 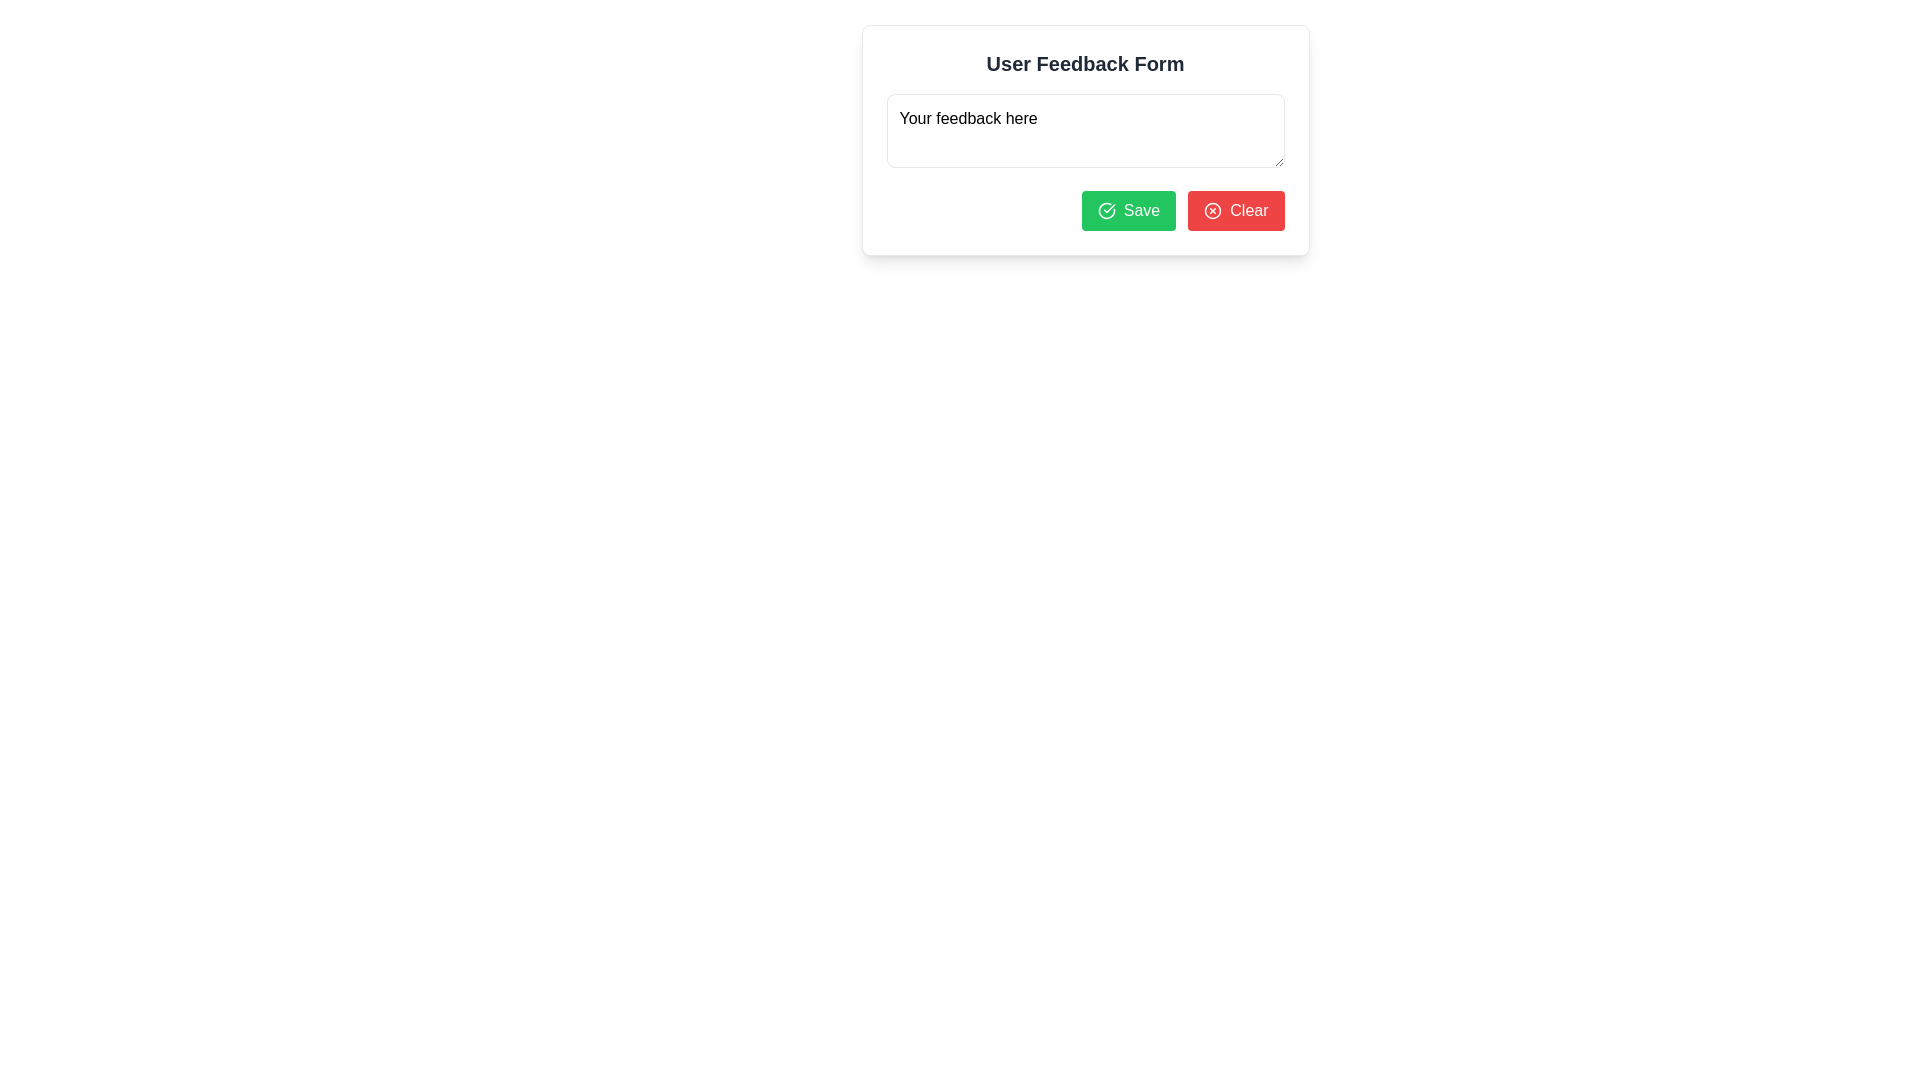 I want to click on the clear button located in the bottom-right corner of the form to reset all input fields to their default state, so click(x=1235, y=211).